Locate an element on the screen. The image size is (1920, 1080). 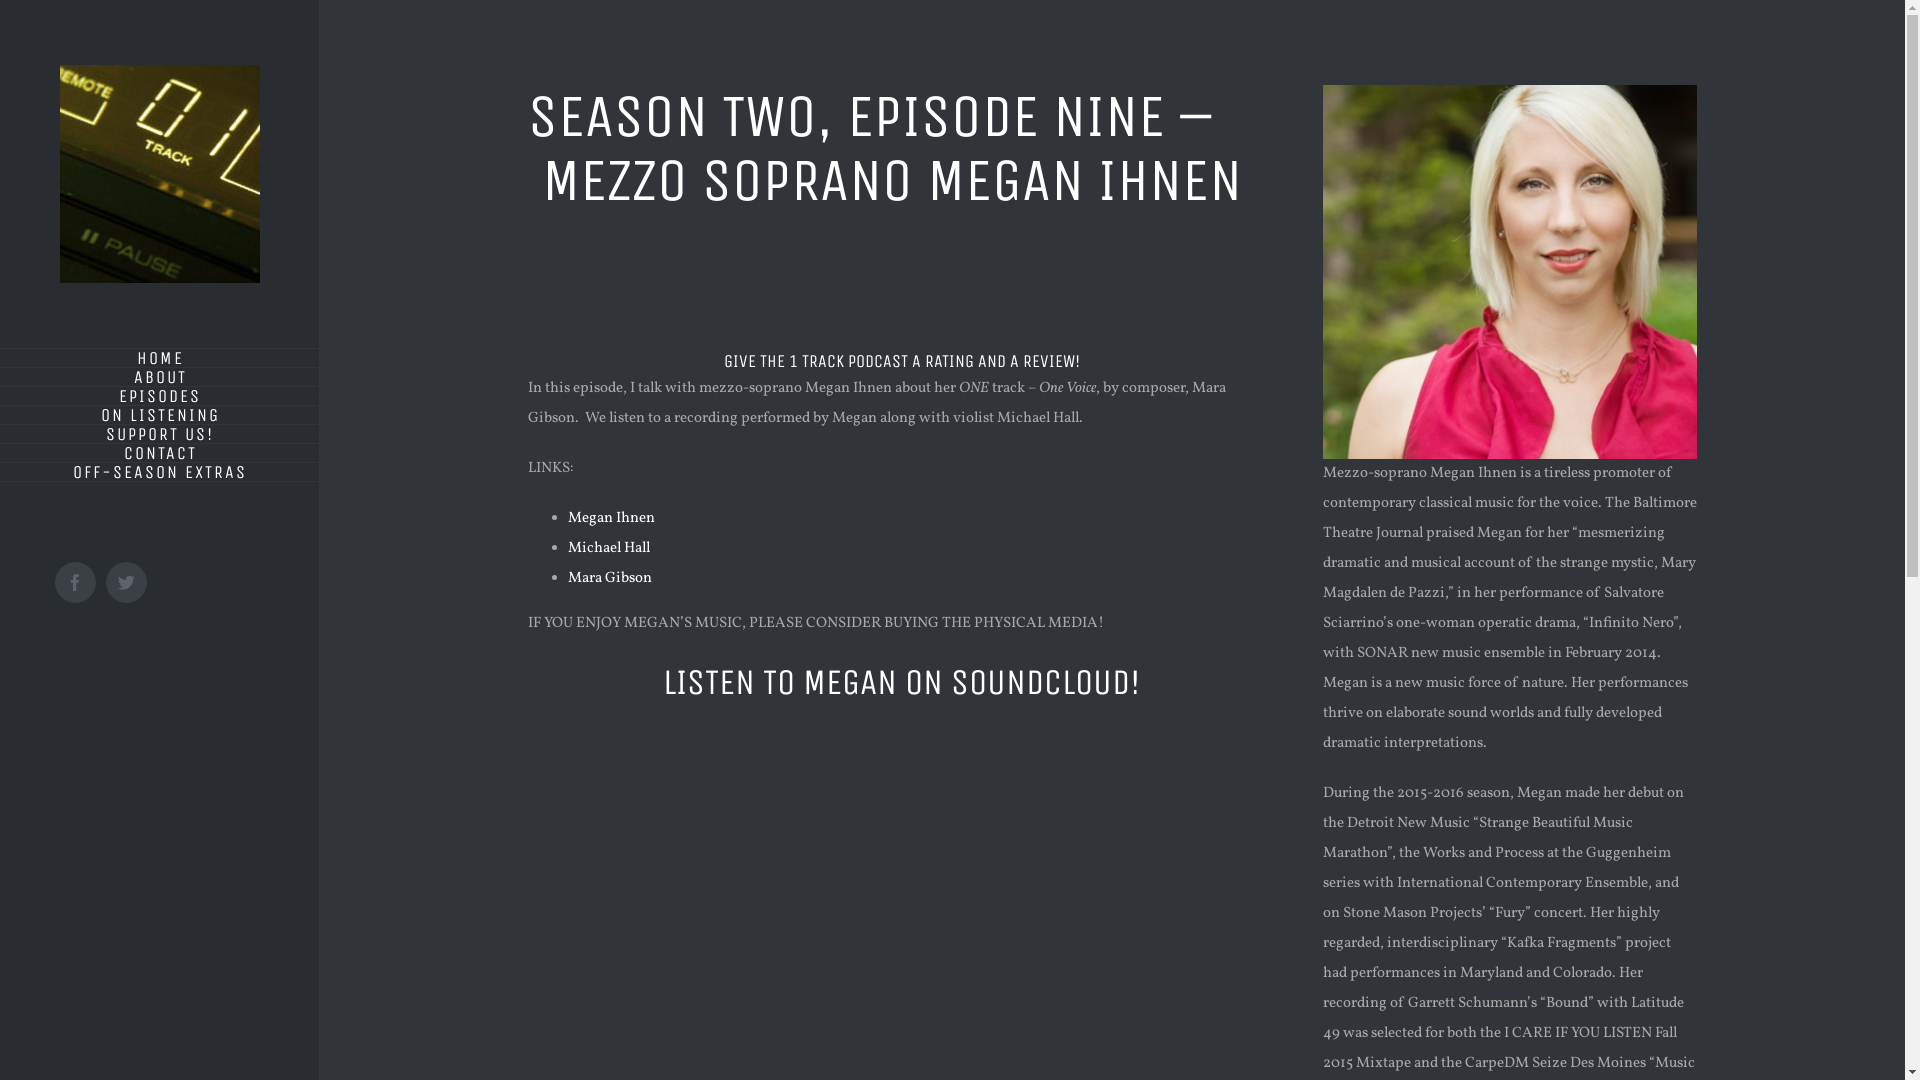
'ABOUT' is located at coordinates (0, 377).